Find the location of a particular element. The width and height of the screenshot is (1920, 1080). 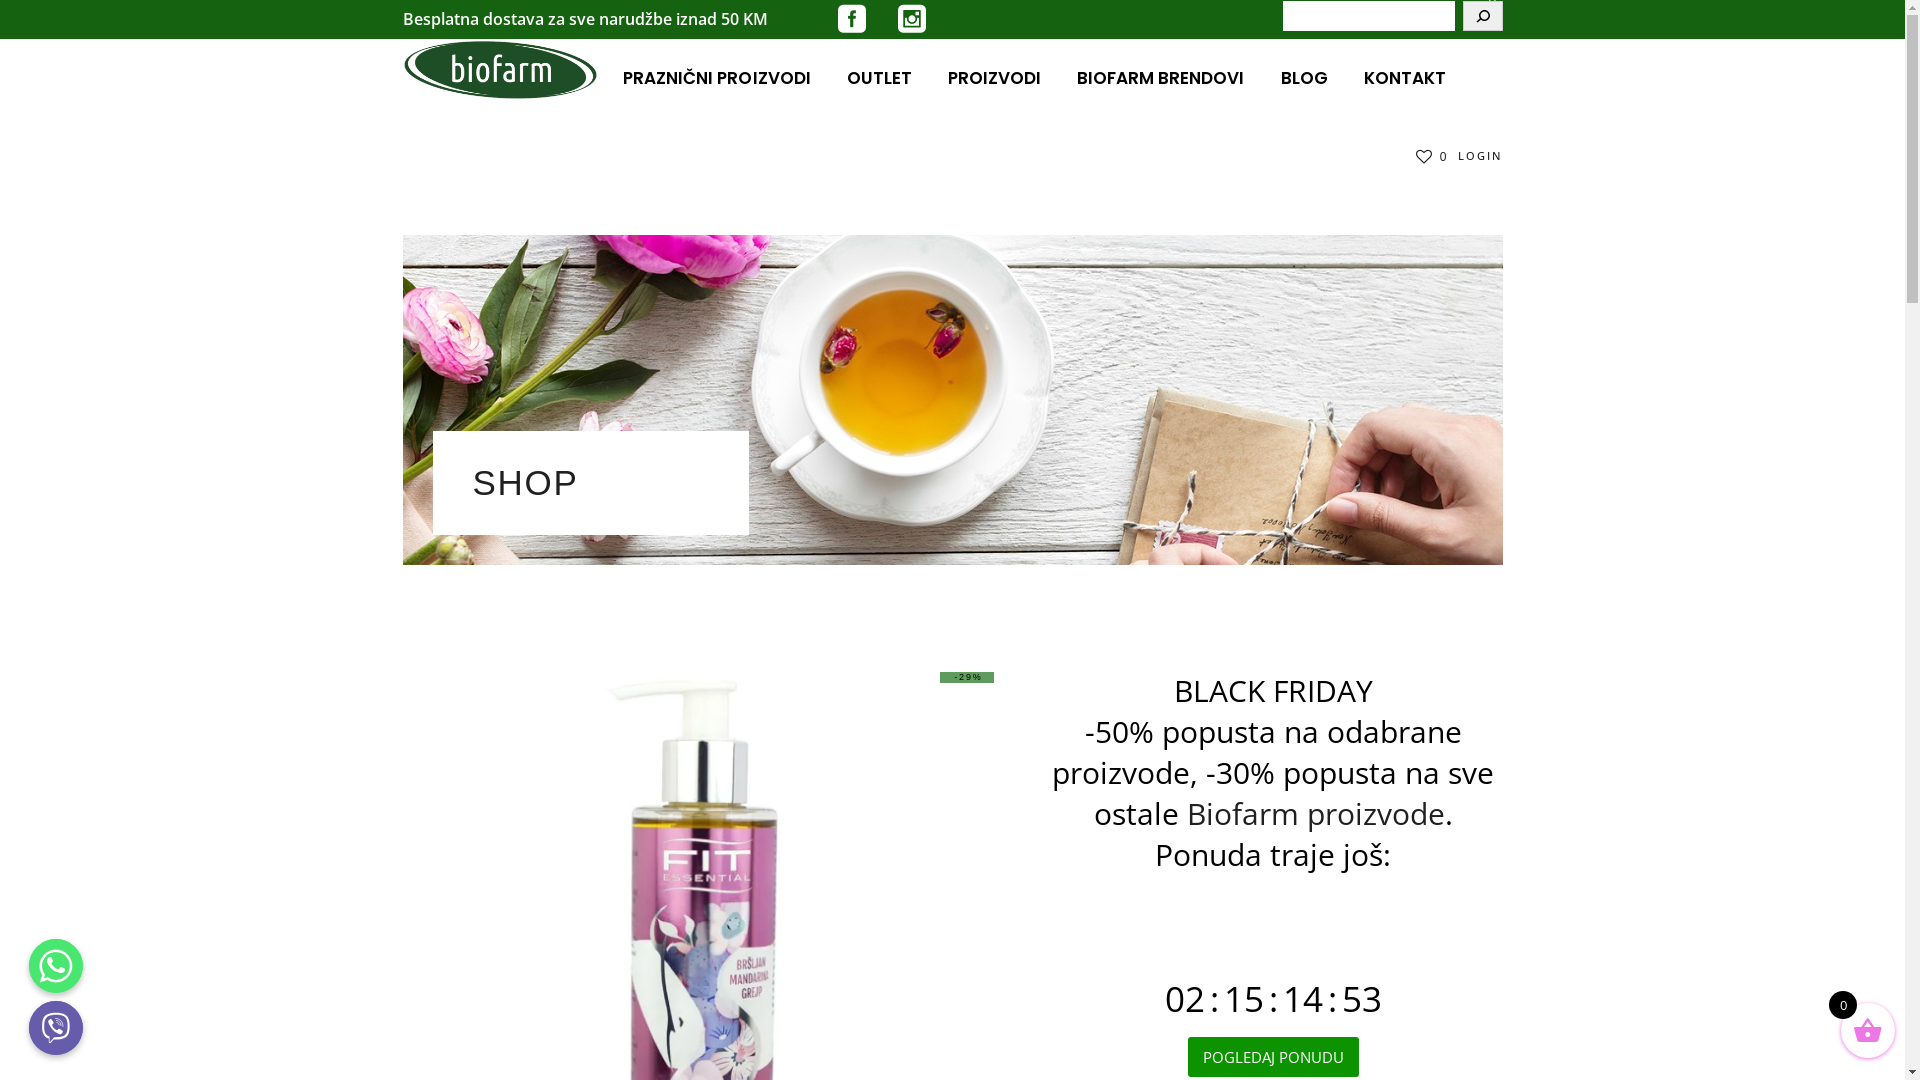

'OUTLET' is located at coordinates (879, 76).